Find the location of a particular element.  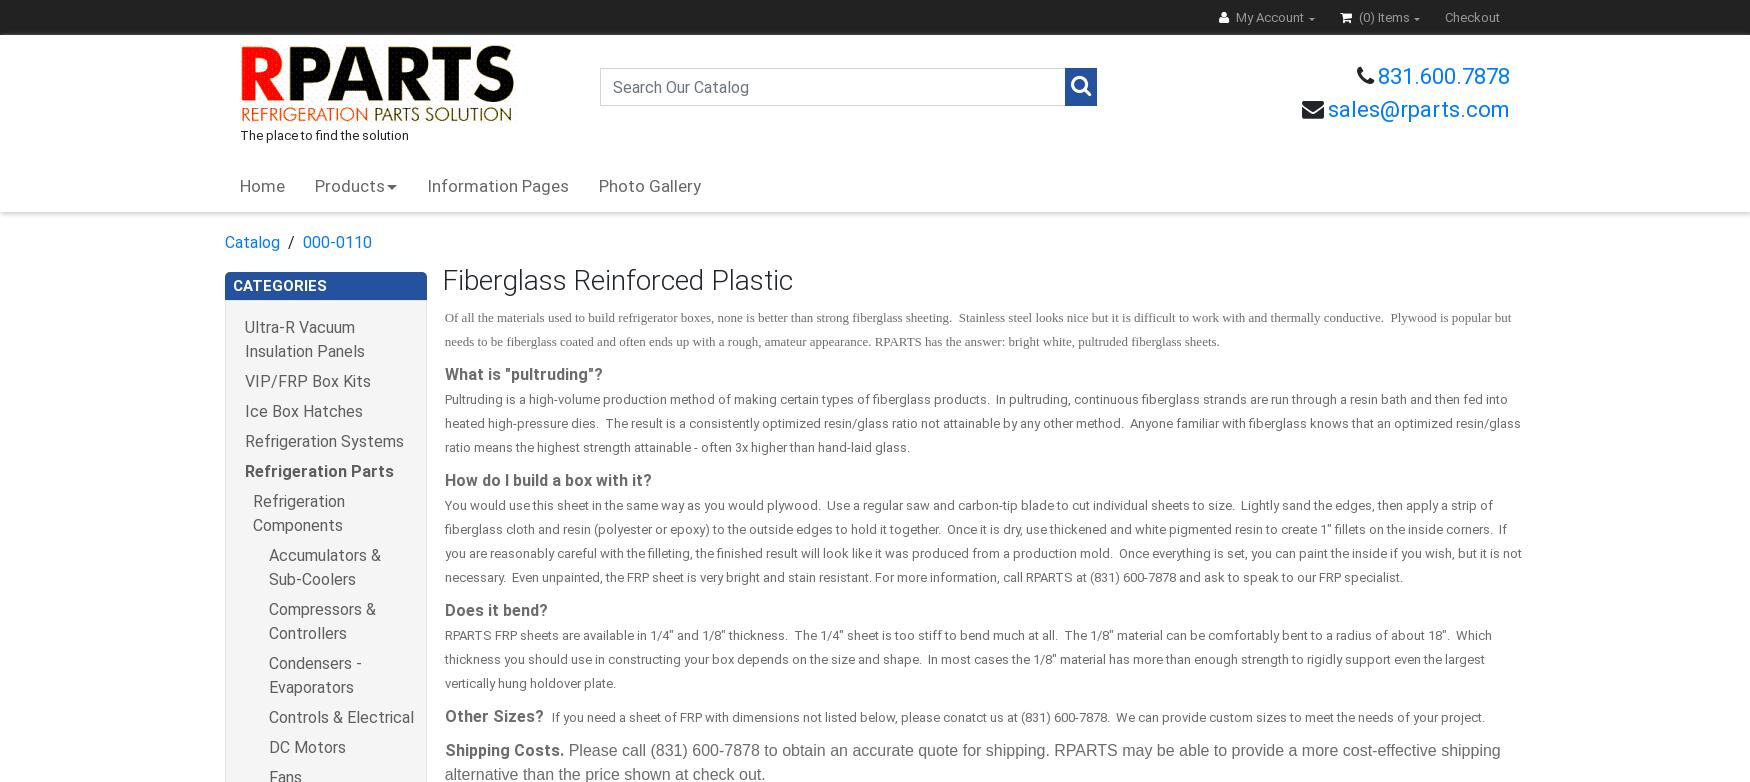

'Products' is located at coordinates (350, 186).